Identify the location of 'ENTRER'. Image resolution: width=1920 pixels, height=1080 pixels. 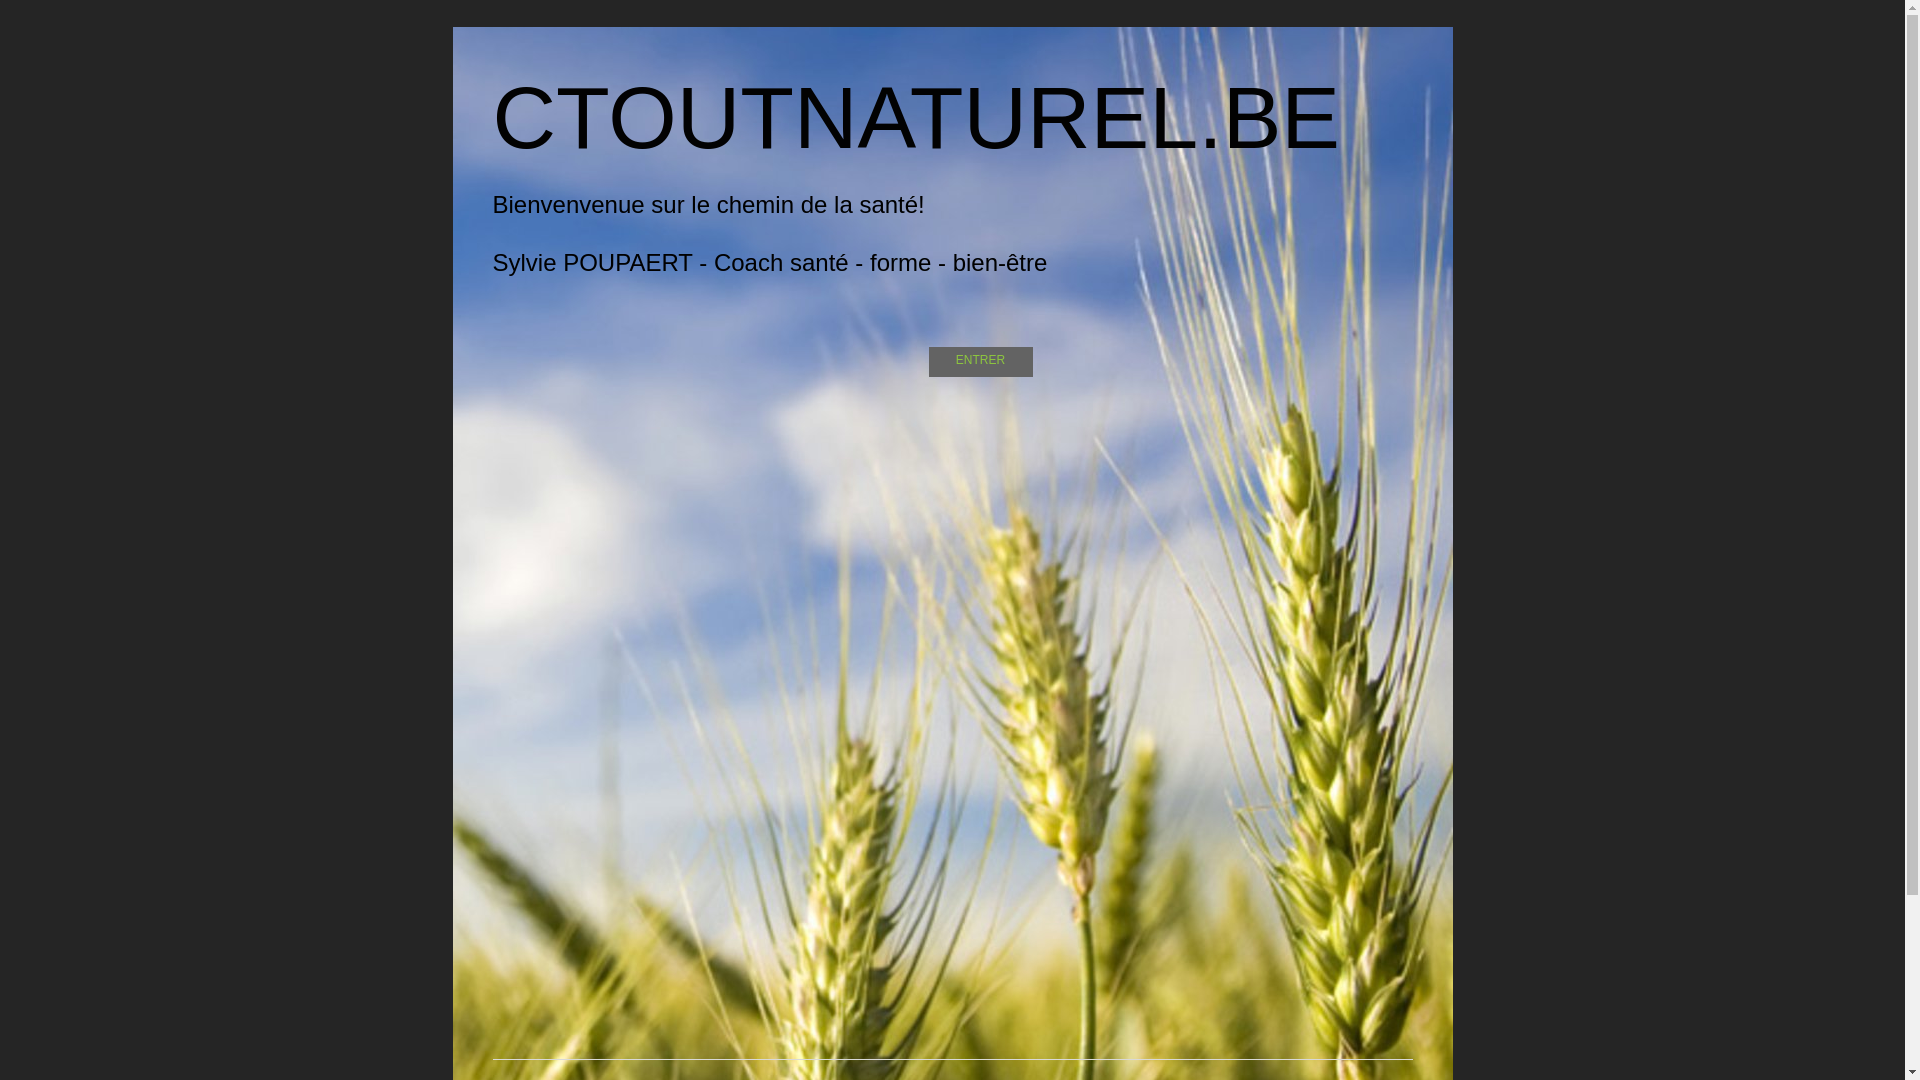
(954, 358).